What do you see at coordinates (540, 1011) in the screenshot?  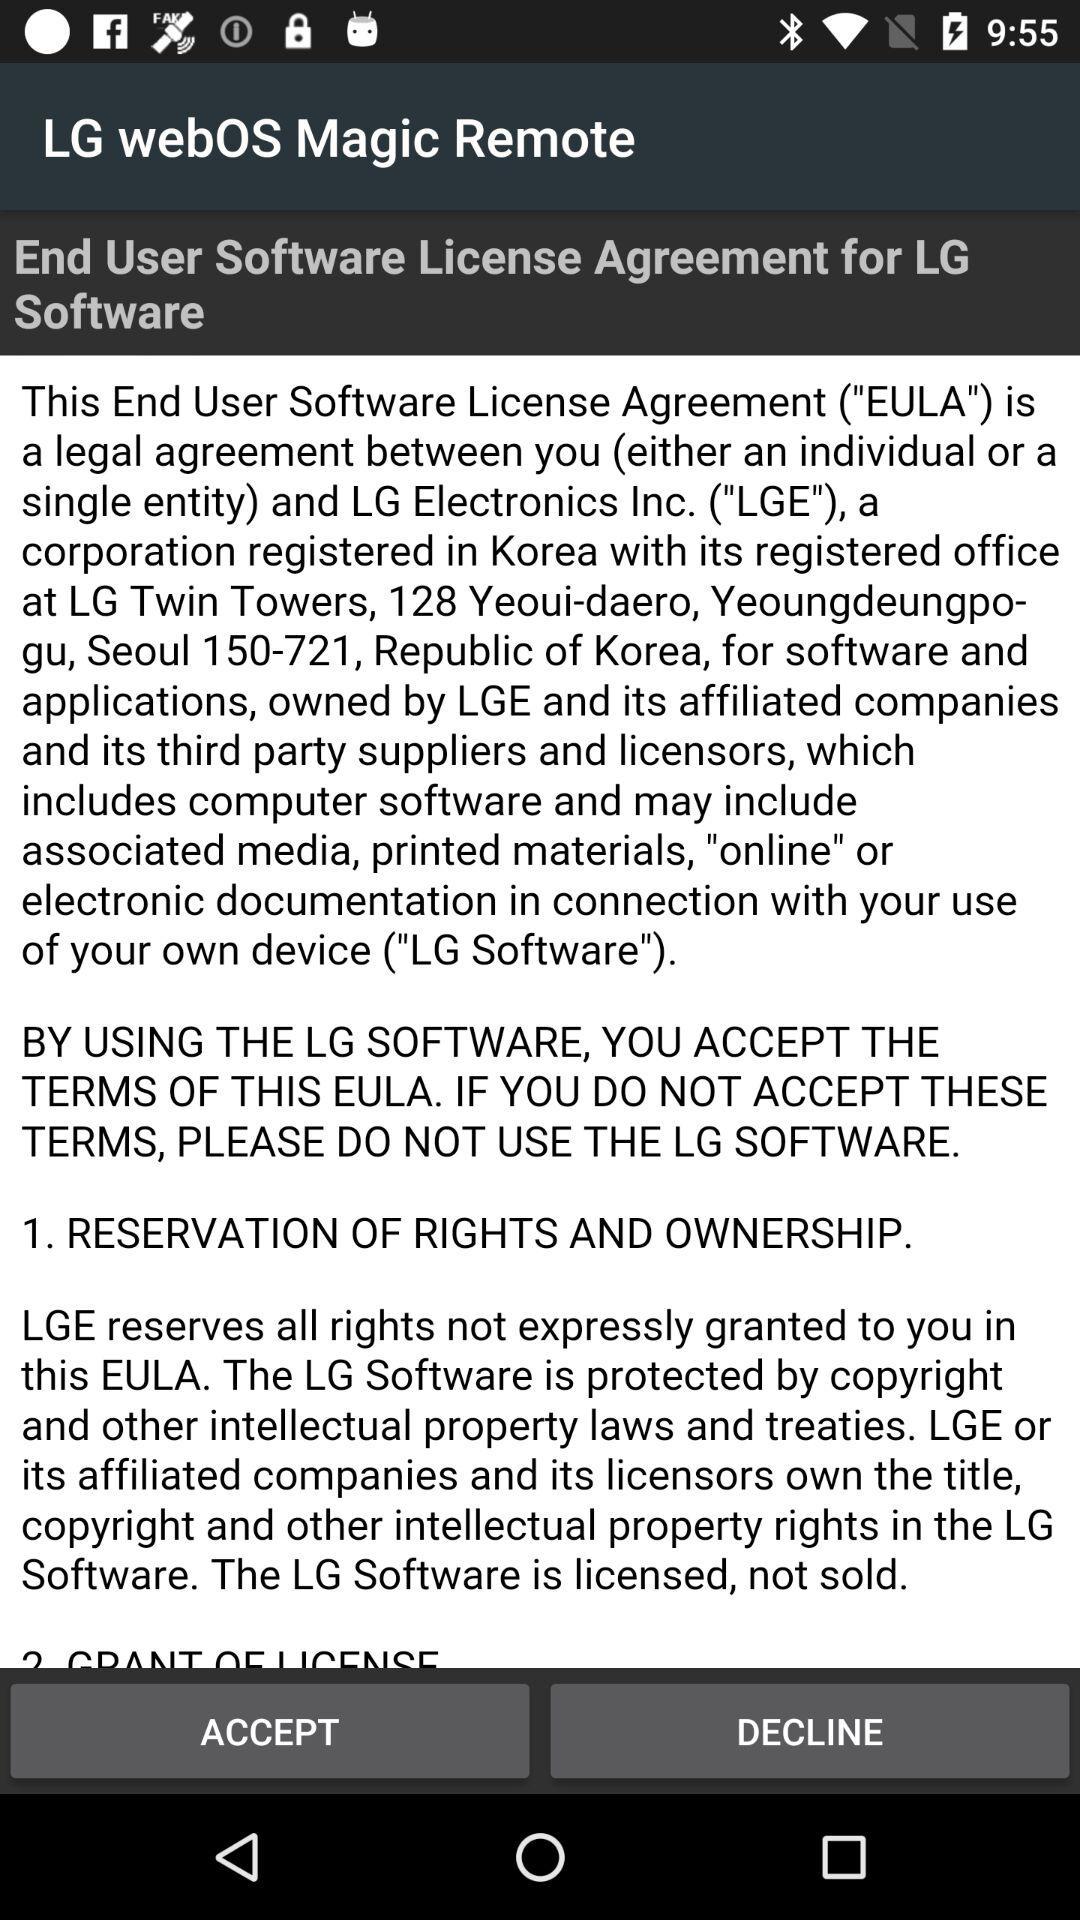 I see `license agreement for software` at bounding box center [540, 1011].